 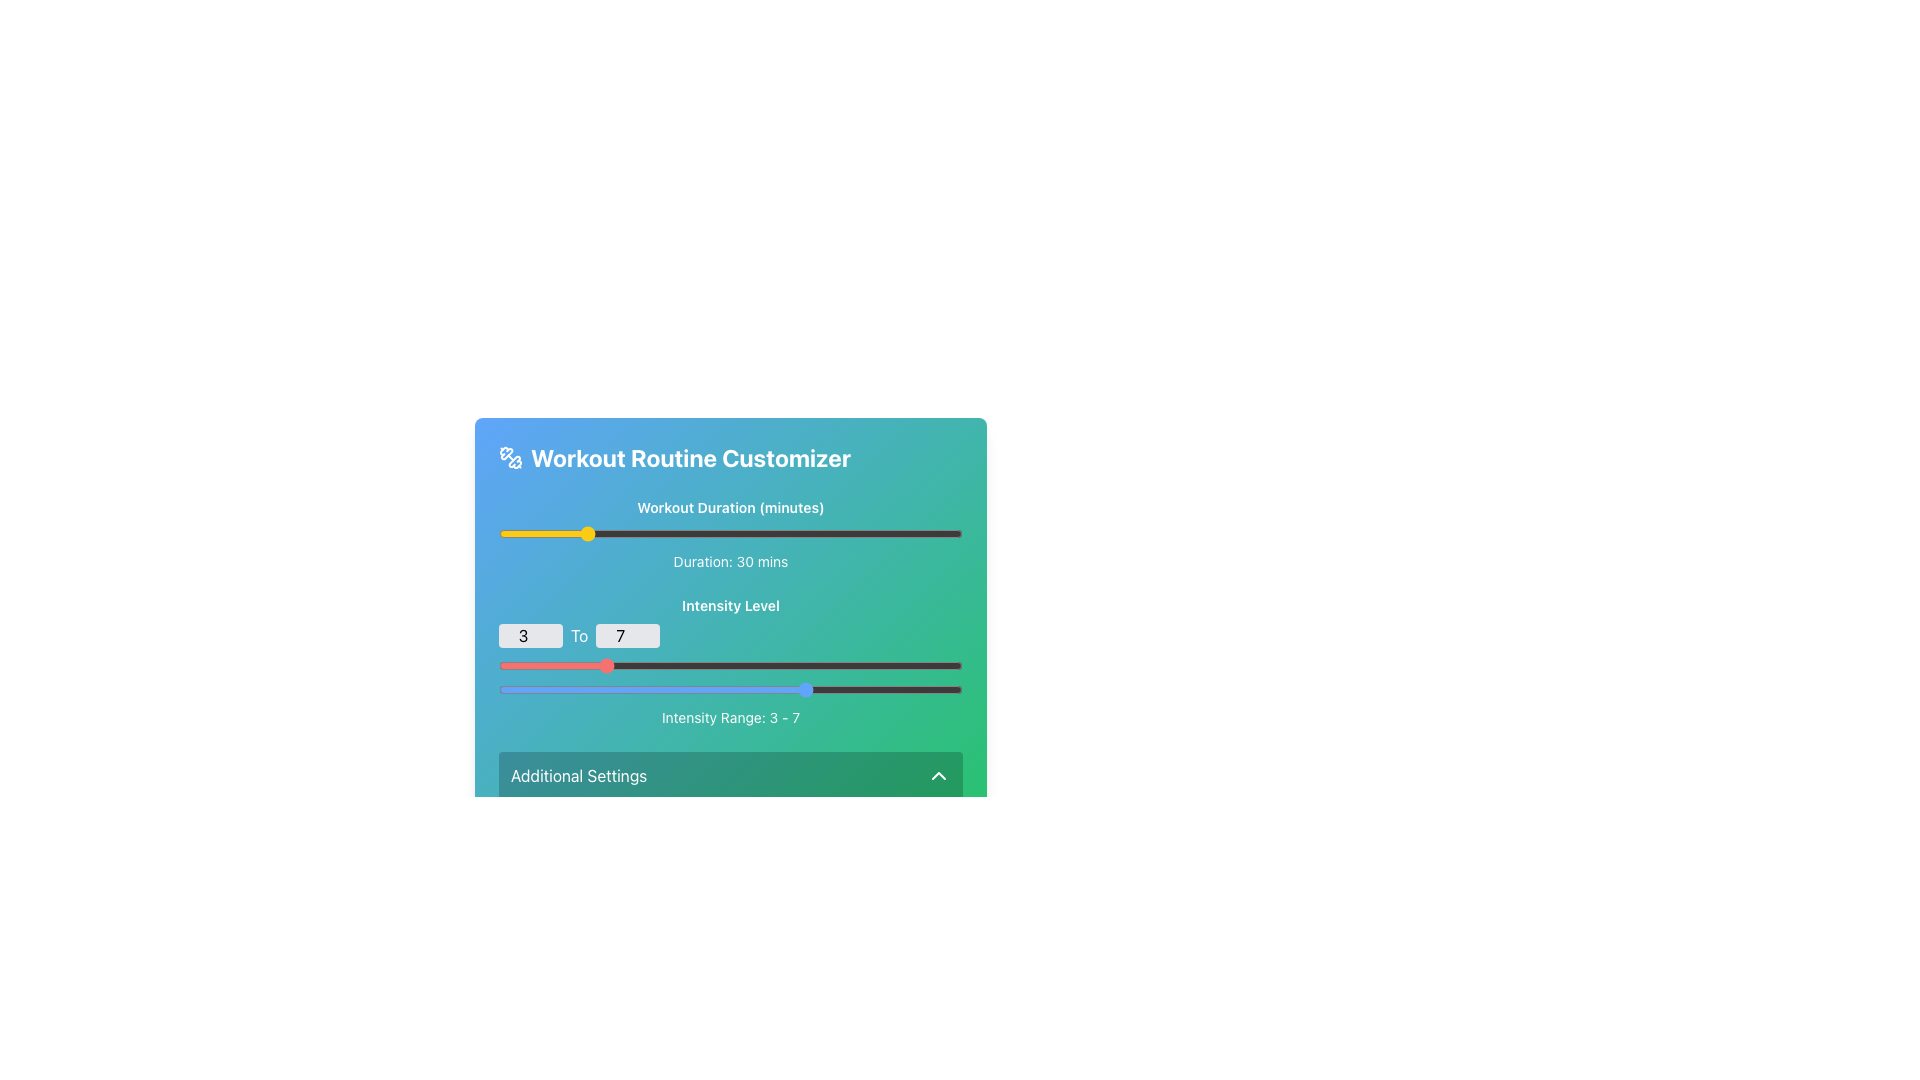 I want to click on workout duration, so click(x=746, y=532).